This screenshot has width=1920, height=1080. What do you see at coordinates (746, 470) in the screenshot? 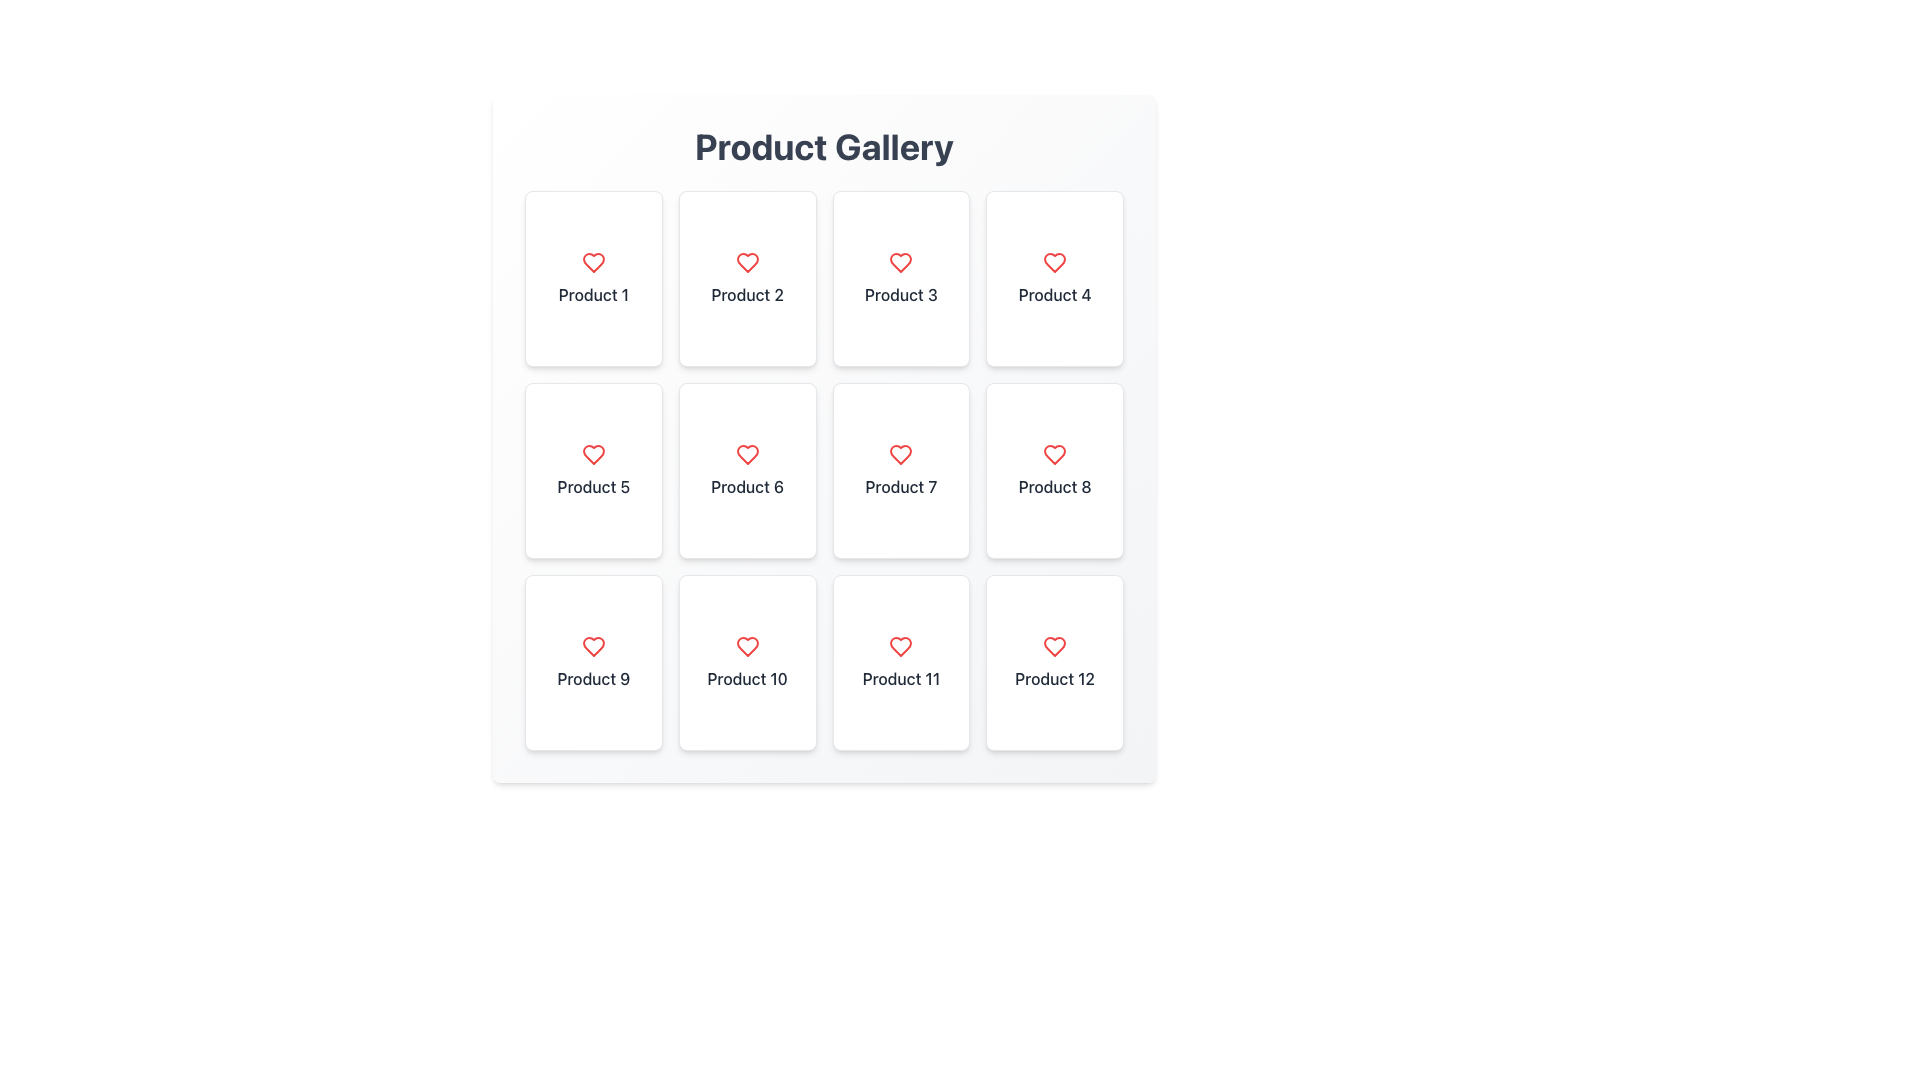
I see `the product display card for 'Product 6' located in the second column and second row of the product gallery grid` at bounding box center [746, 470].